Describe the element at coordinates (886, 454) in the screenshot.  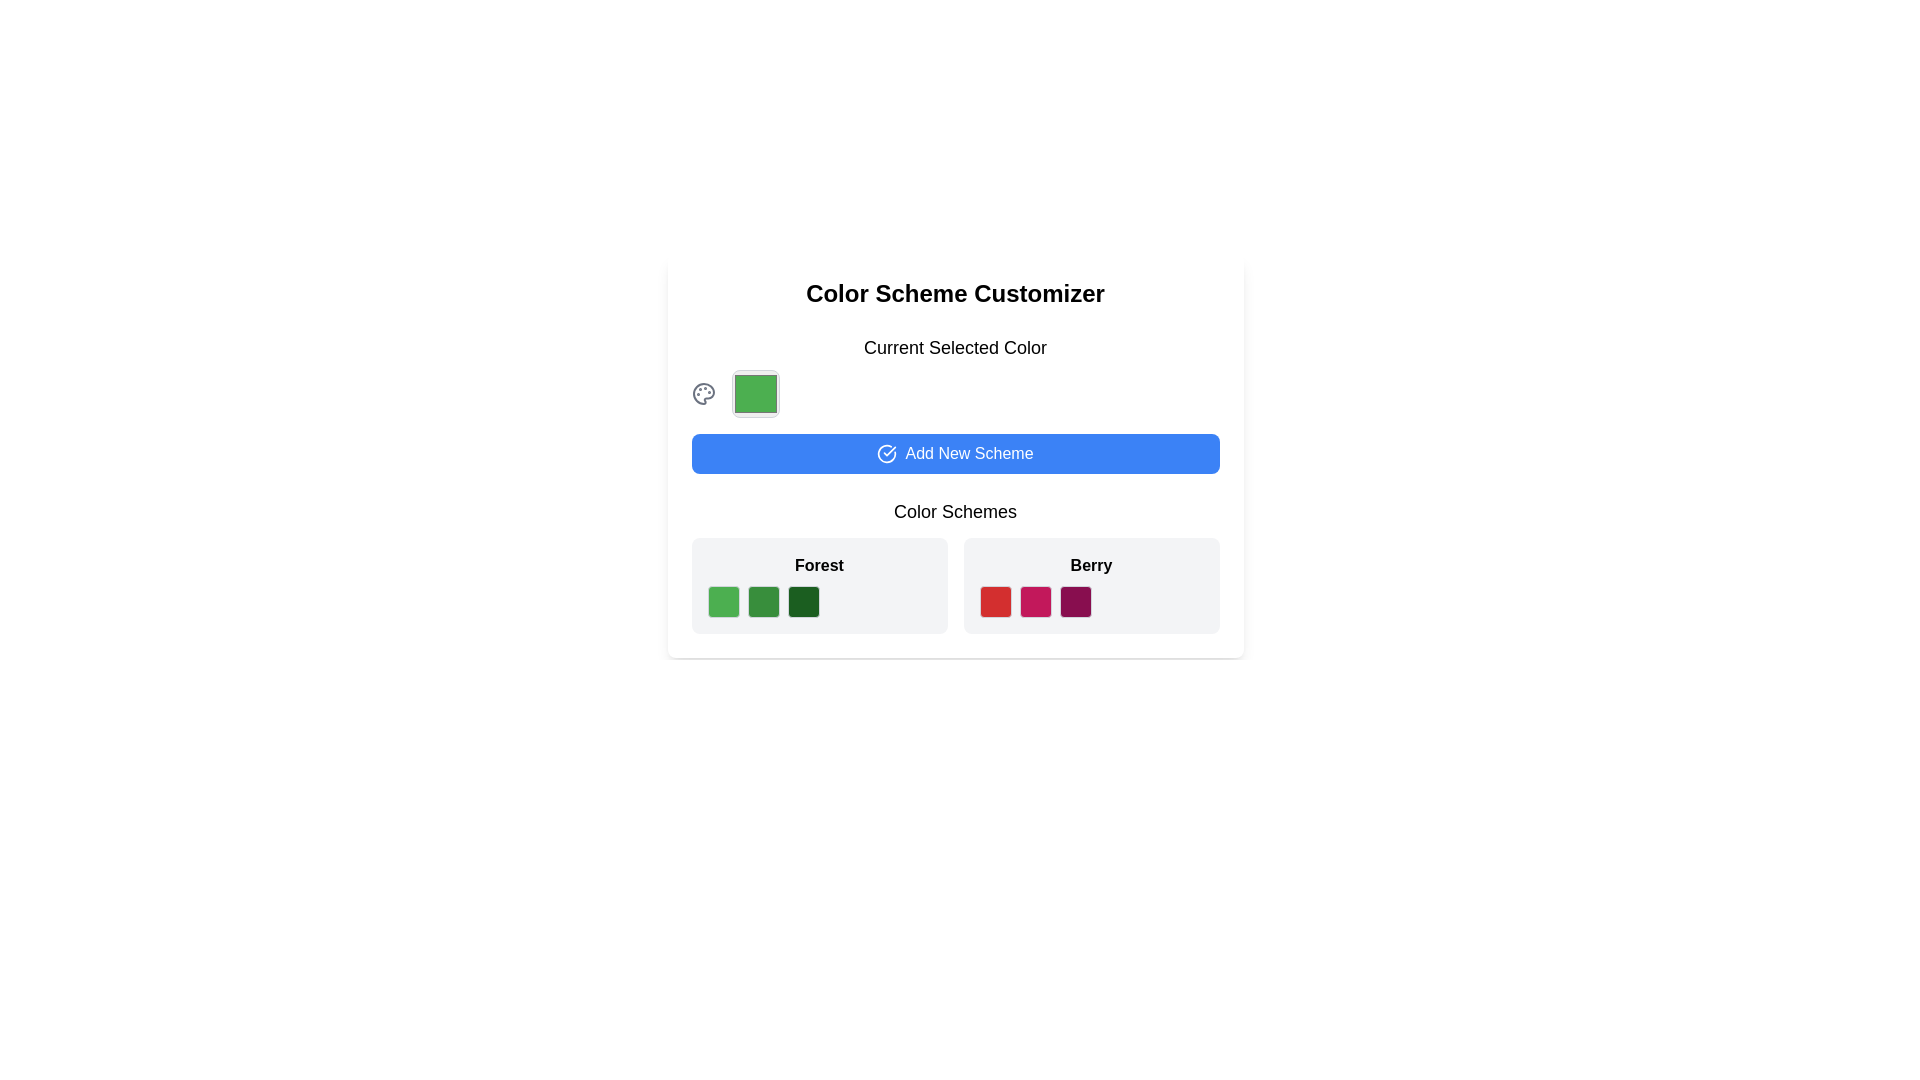
I see `the circular Iconography element styled with no fill and a stroke of the current color, which is part of an SVG icon in the left section of the interface` at that location.